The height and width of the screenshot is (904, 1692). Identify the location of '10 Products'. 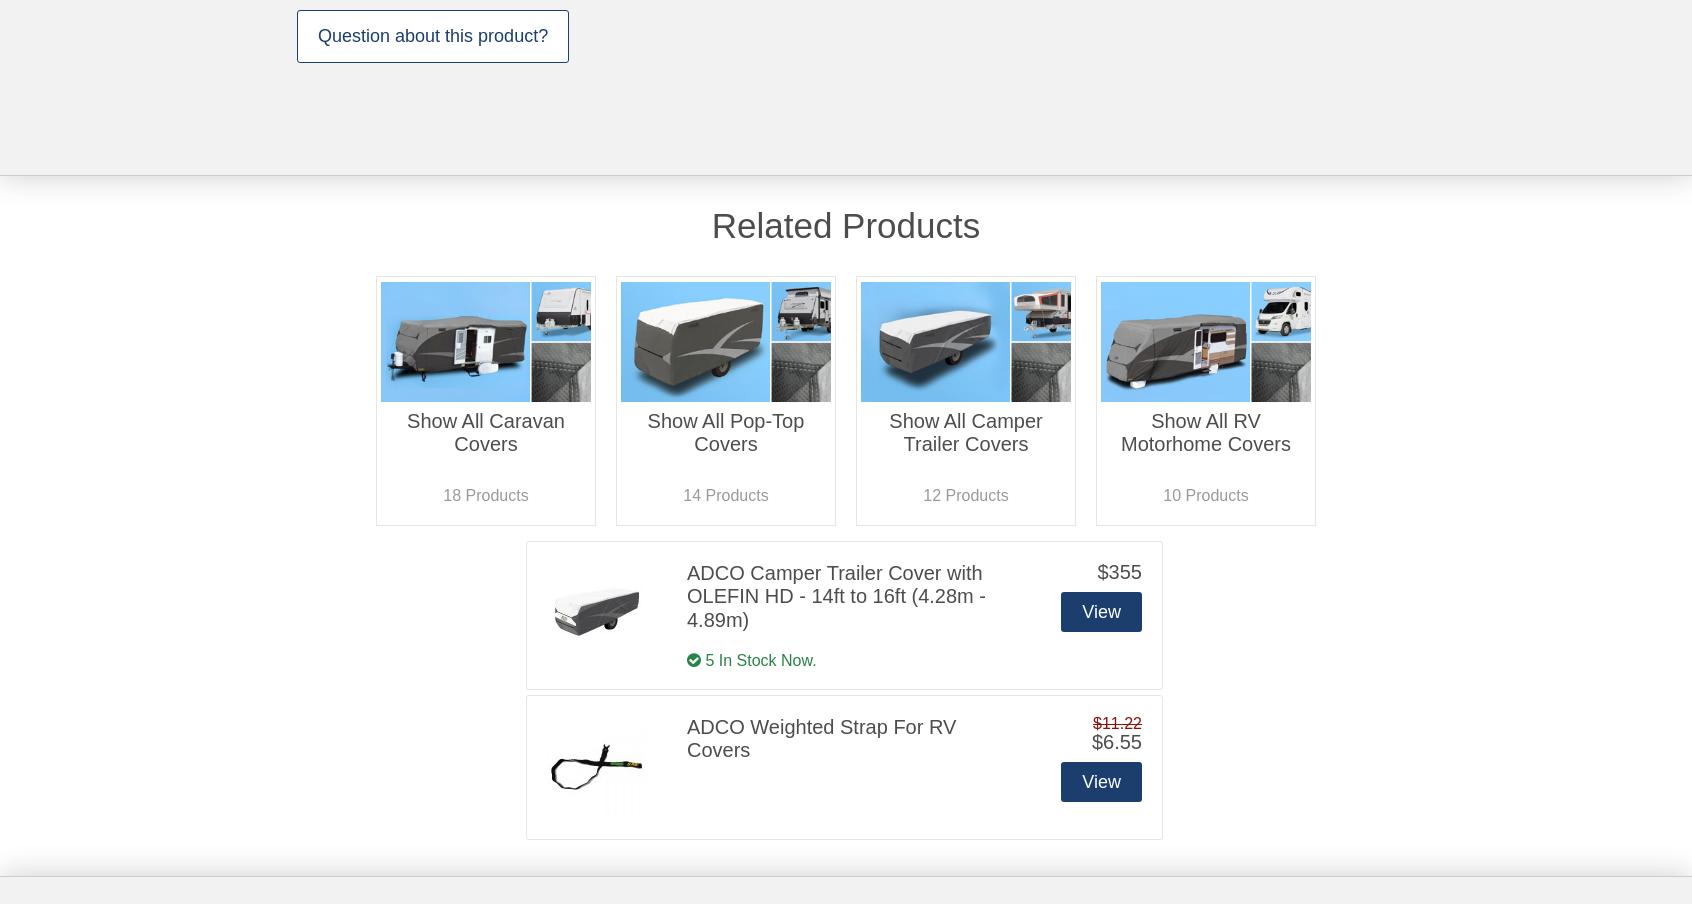
(1205, 493).